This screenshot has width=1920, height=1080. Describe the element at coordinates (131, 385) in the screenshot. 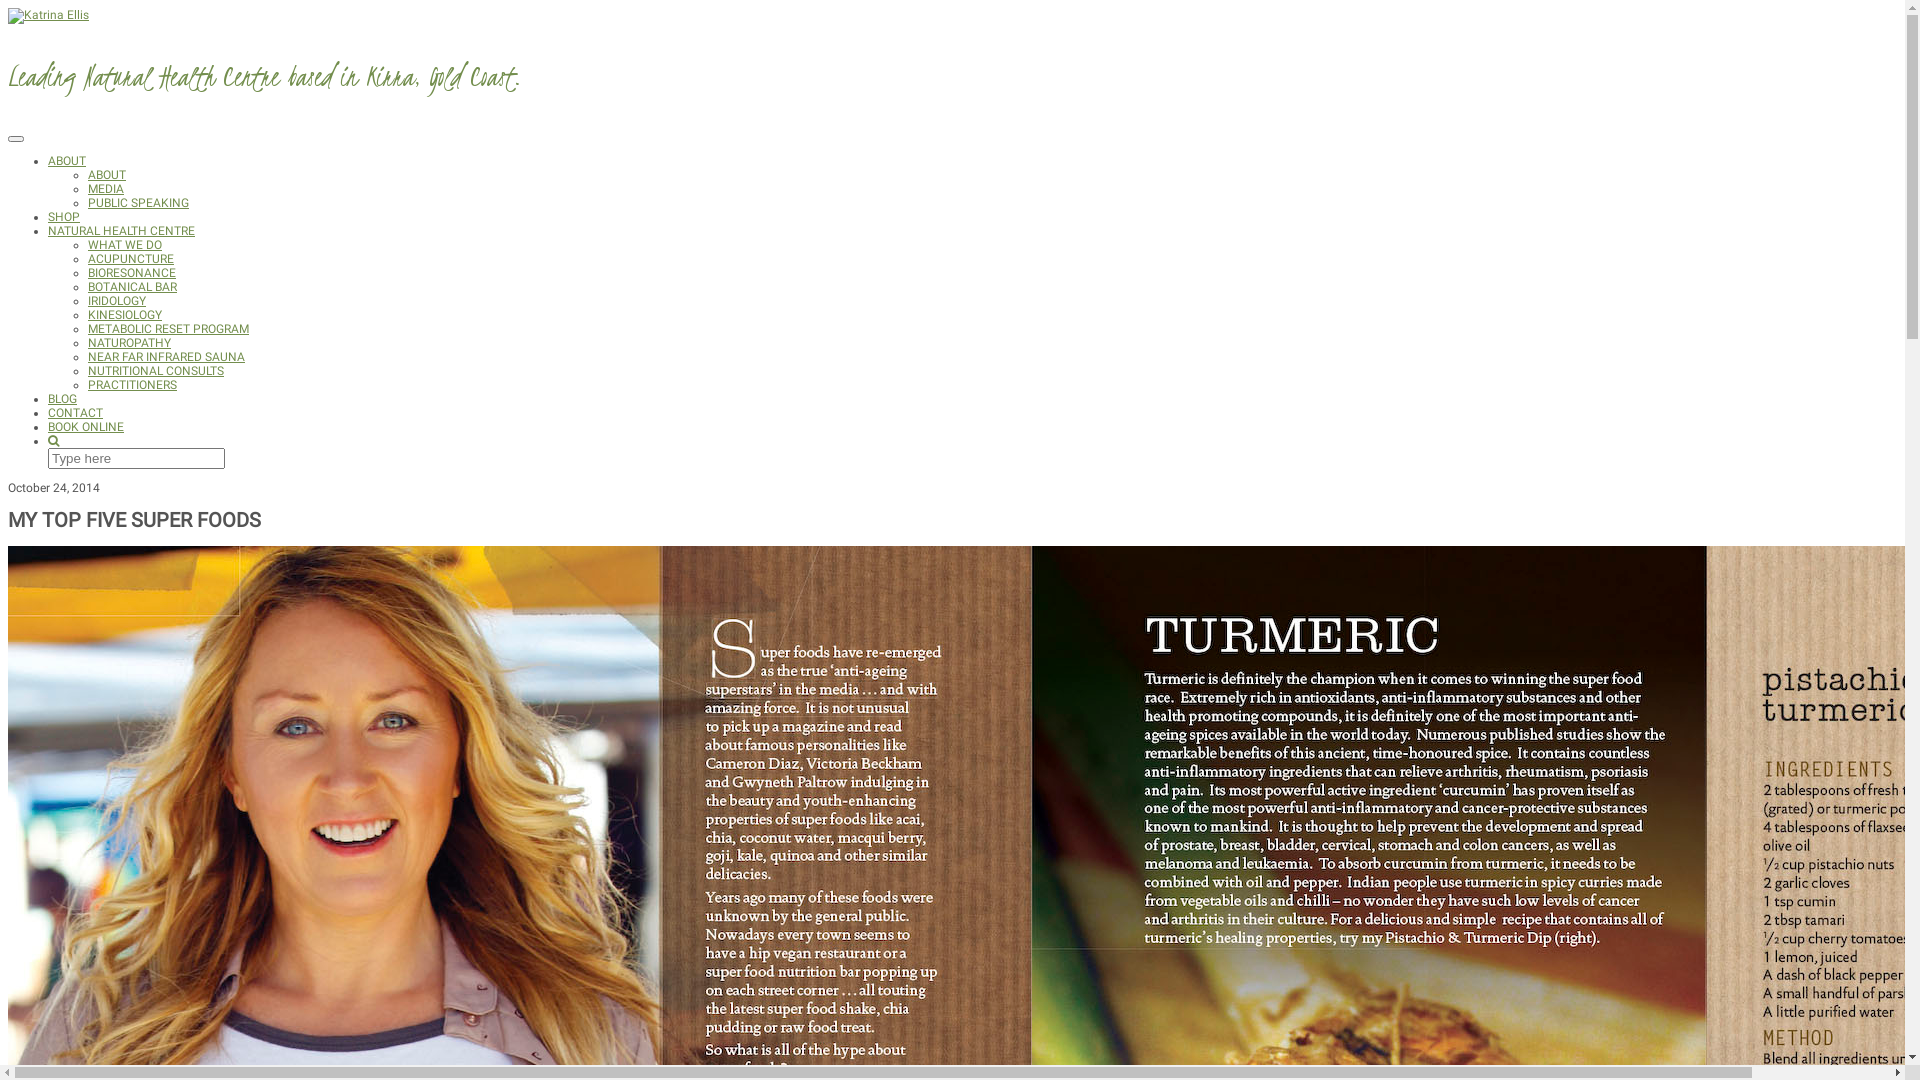

I see `'PRACTITIONERS'` at that location.